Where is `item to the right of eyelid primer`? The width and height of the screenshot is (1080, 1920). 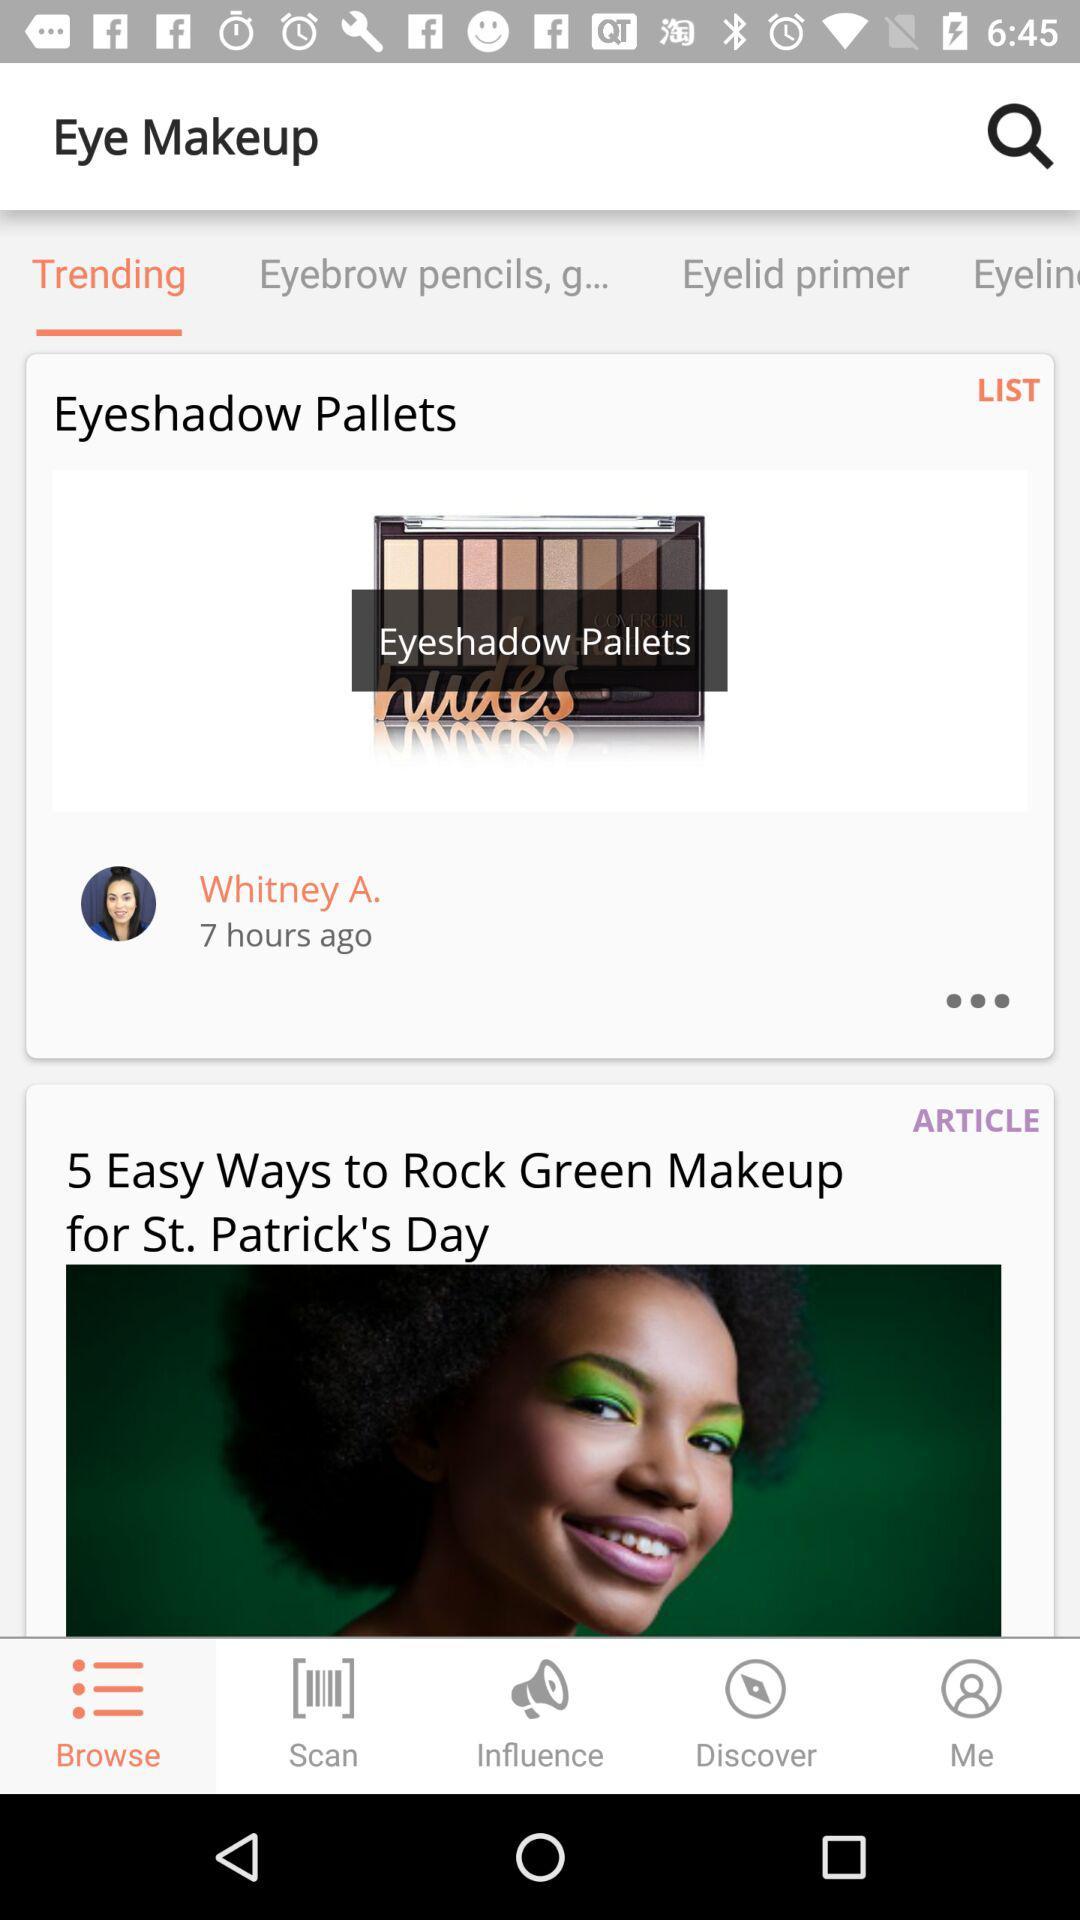
item to the right of eyelid primer is located at coordinates (1010, 272).